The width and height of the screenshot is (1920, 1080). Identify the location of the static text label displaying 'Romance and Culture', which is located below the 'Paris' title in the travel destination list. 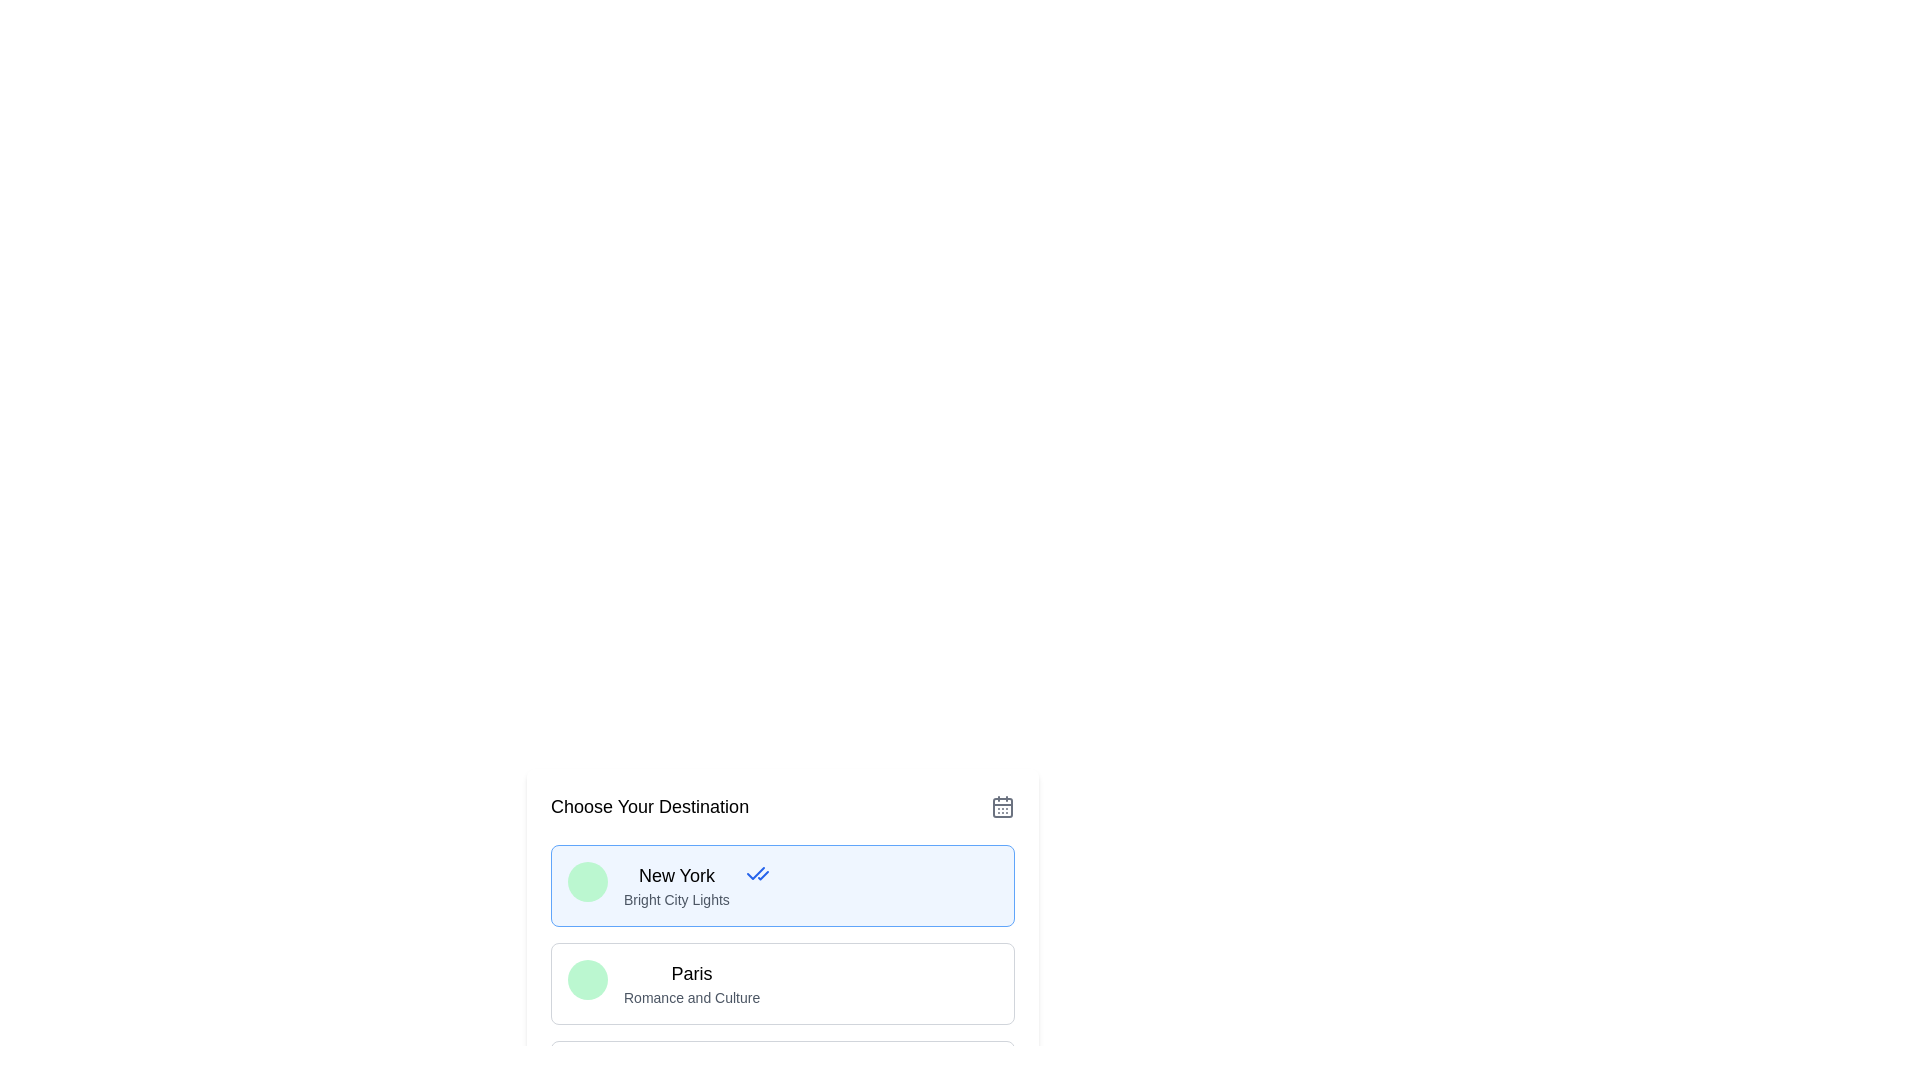
(692, 998).